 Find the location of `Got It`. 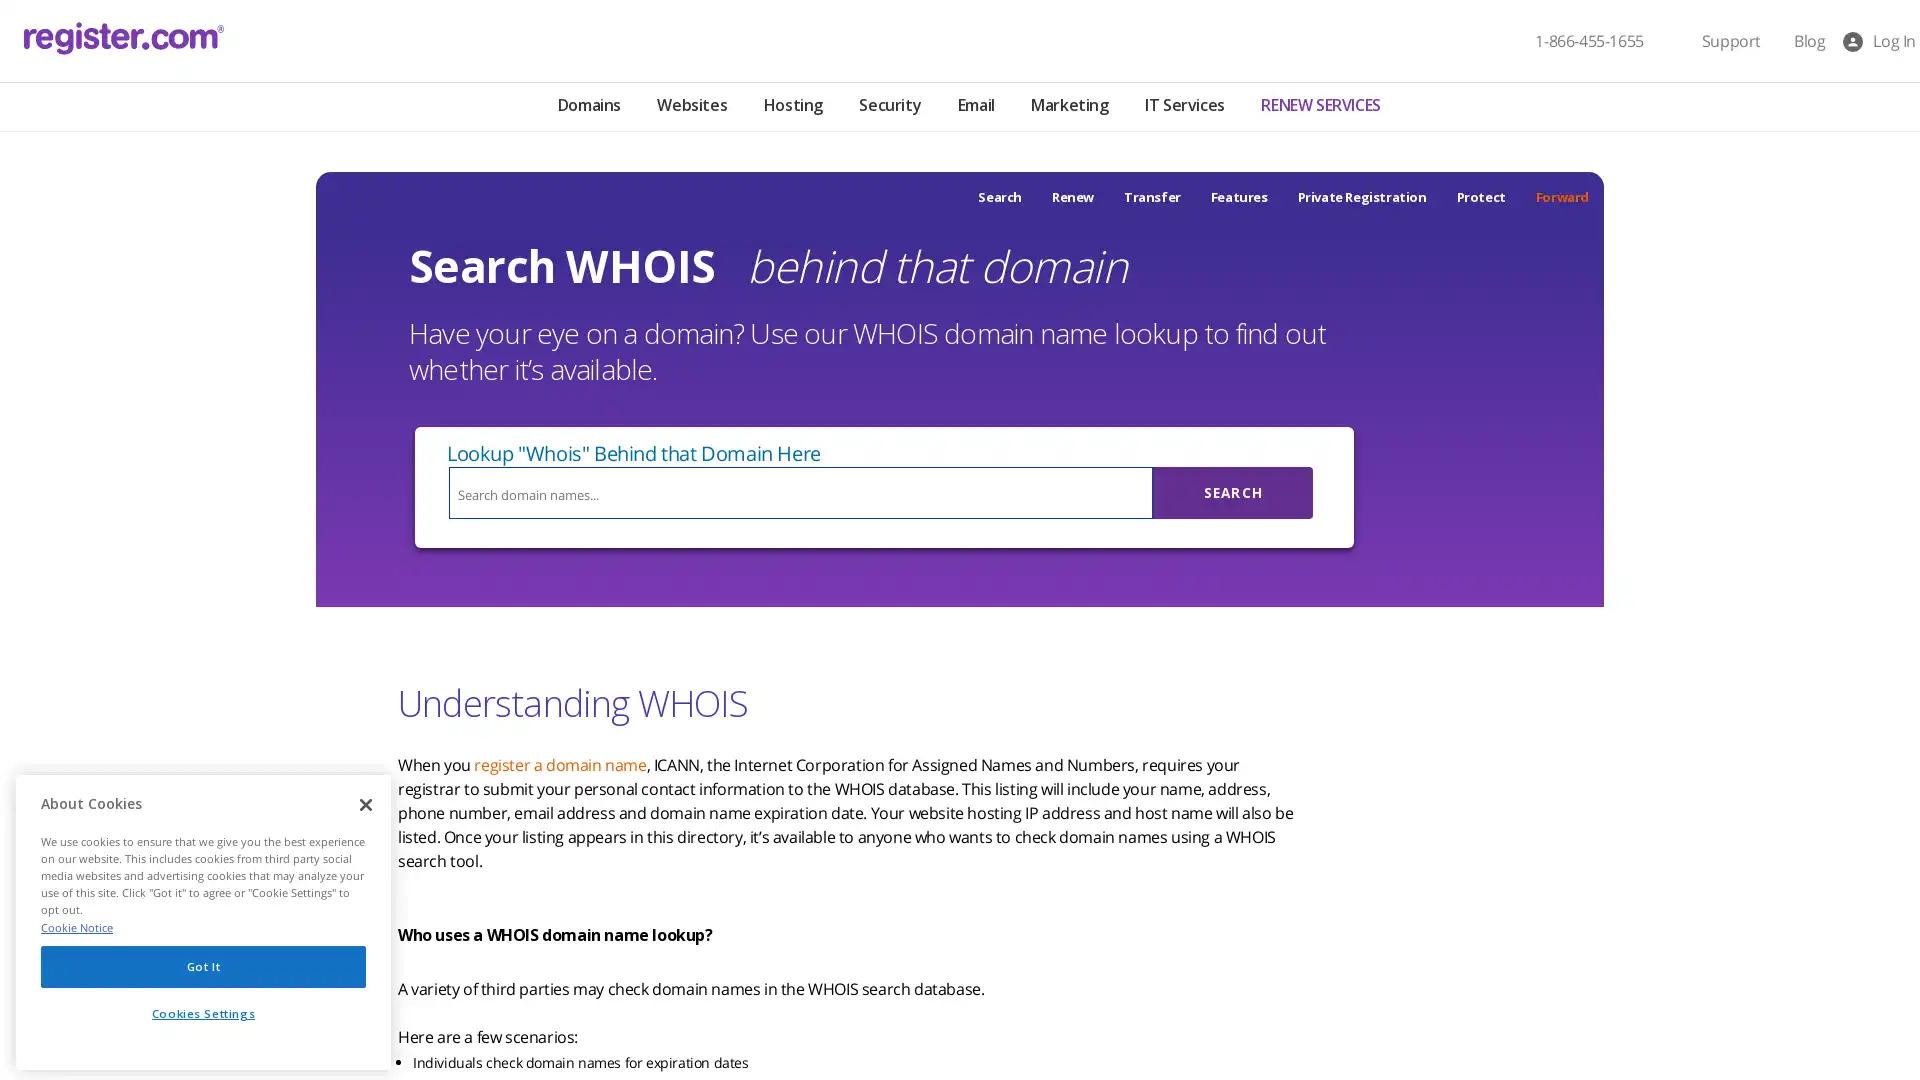

Got It is located at coordinates (203, 964).